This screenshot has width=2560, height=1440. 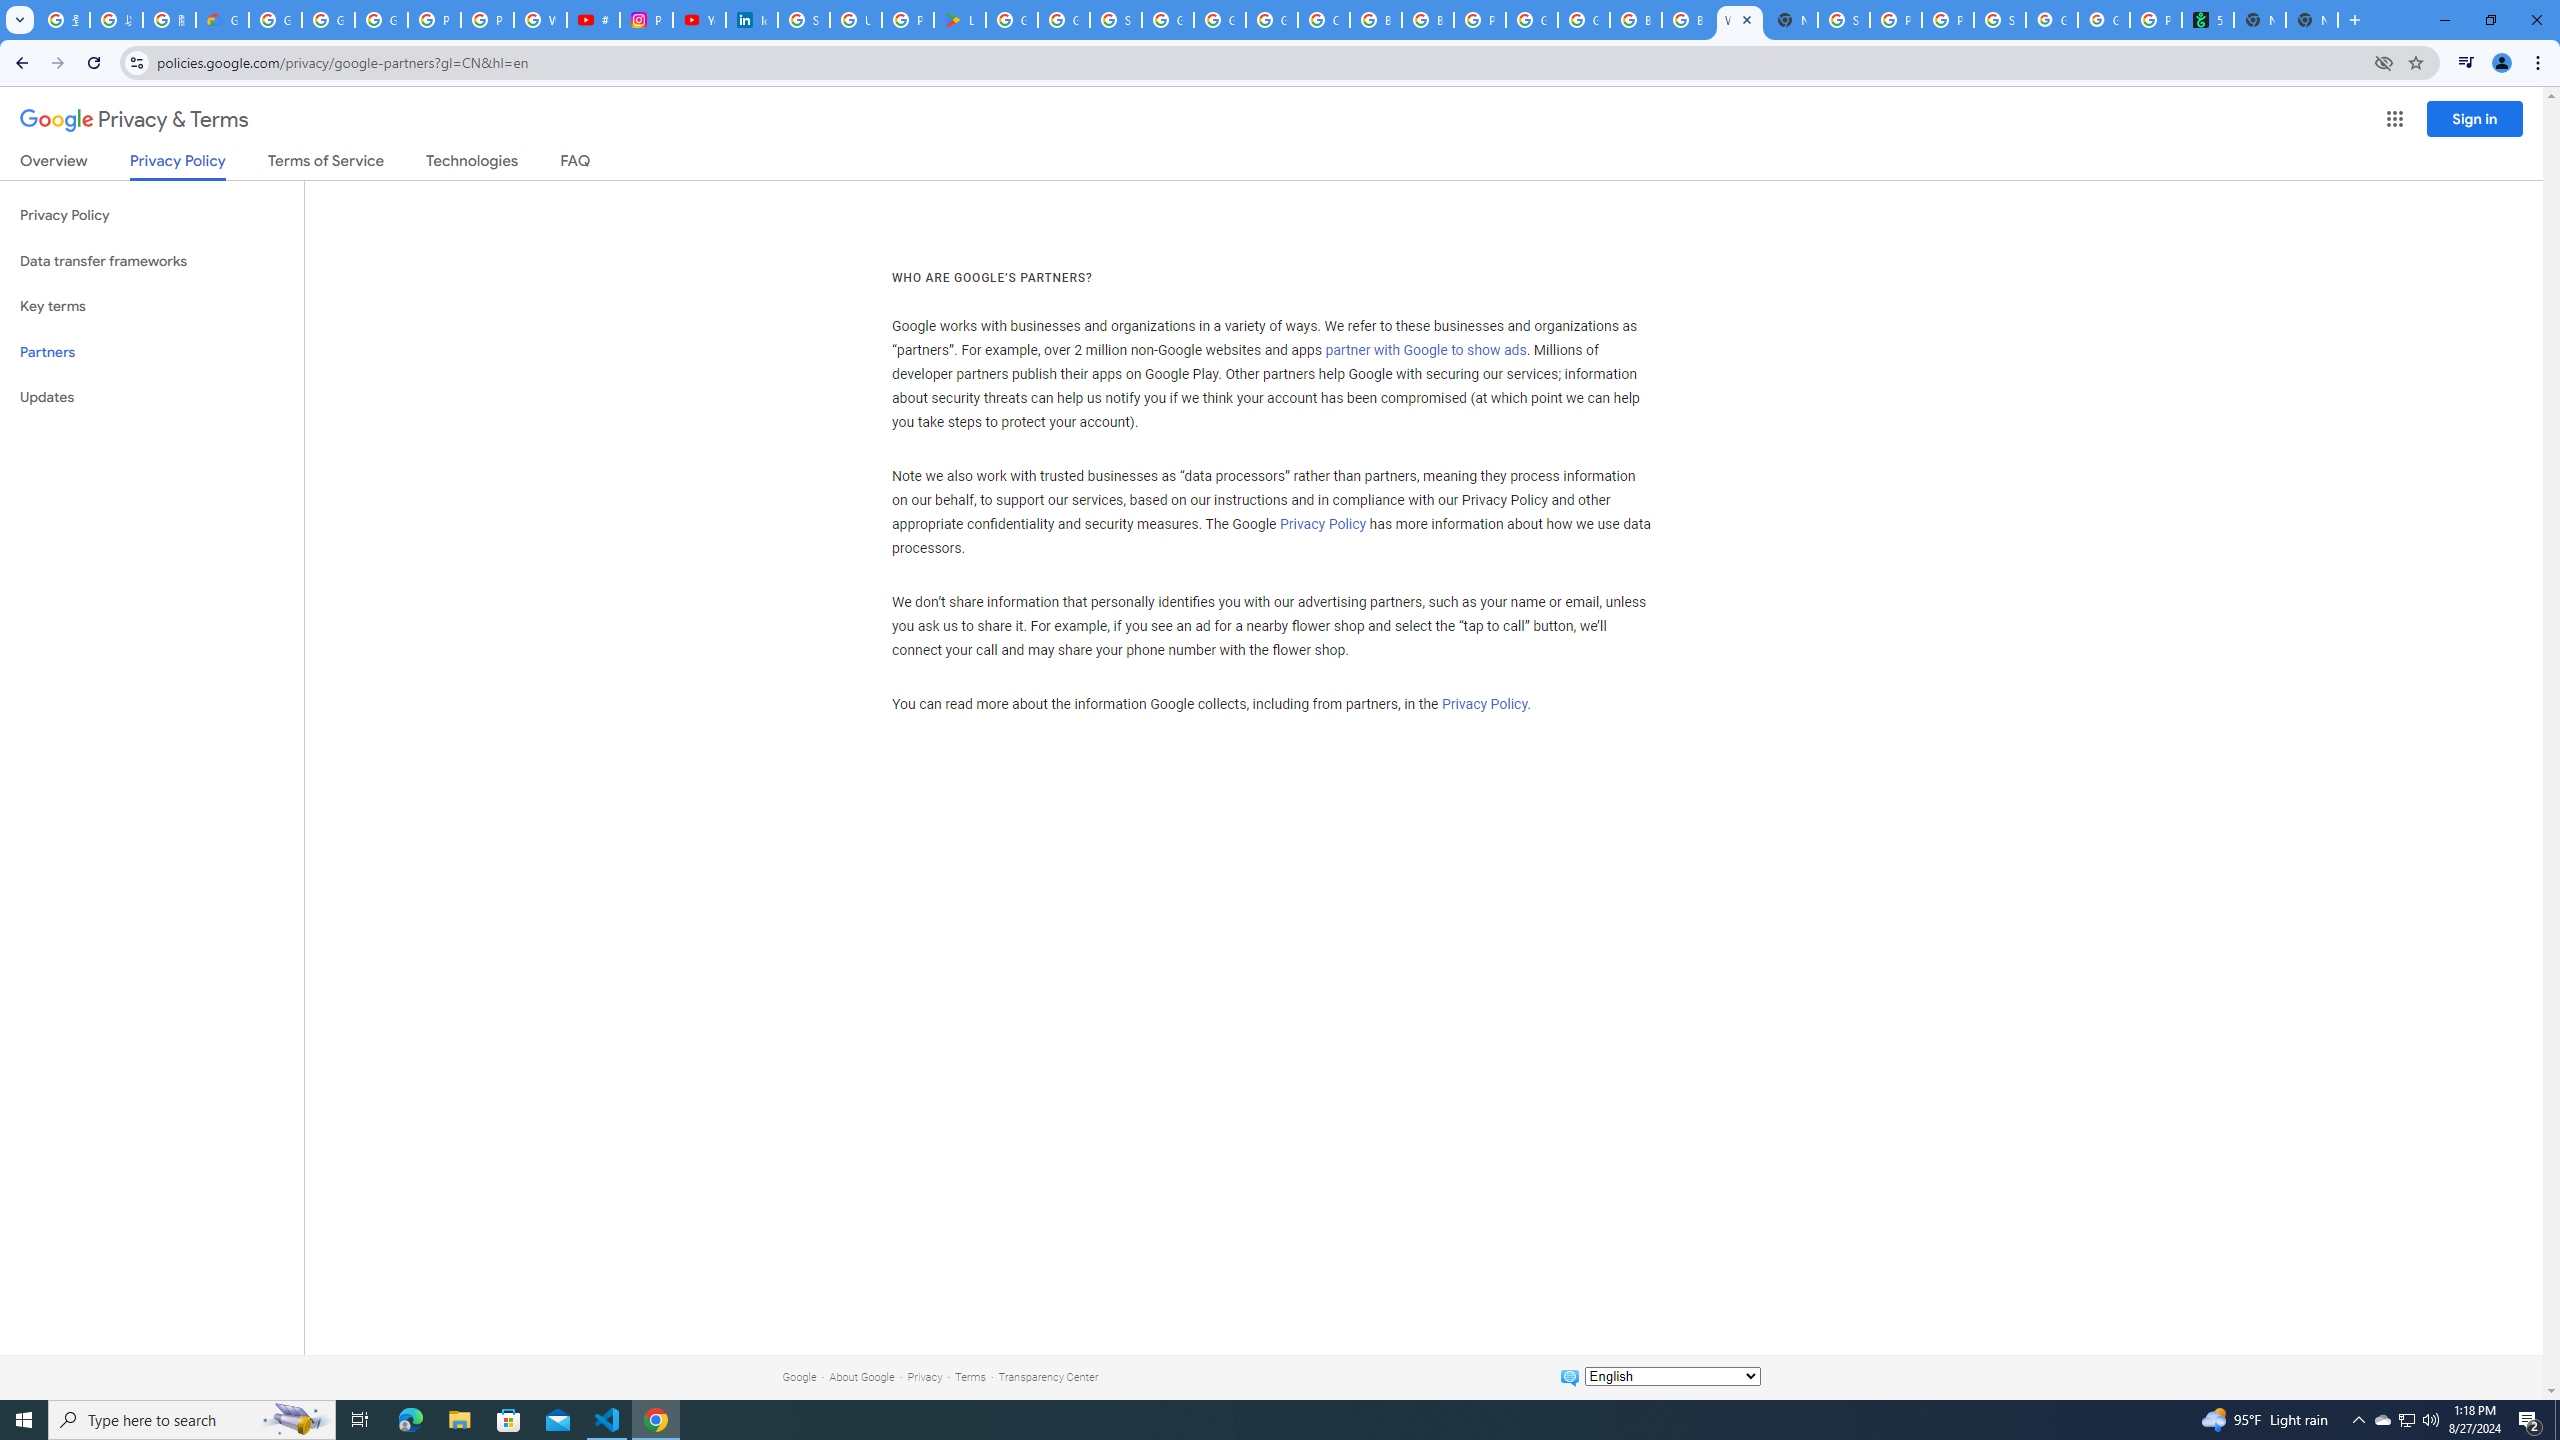 What do you see at coordinates (697, 19) in the screenshot?
I see `'YouTube Culture & Trends - On The Rise: Handcam Videos'` at bounding box center [697, 19].